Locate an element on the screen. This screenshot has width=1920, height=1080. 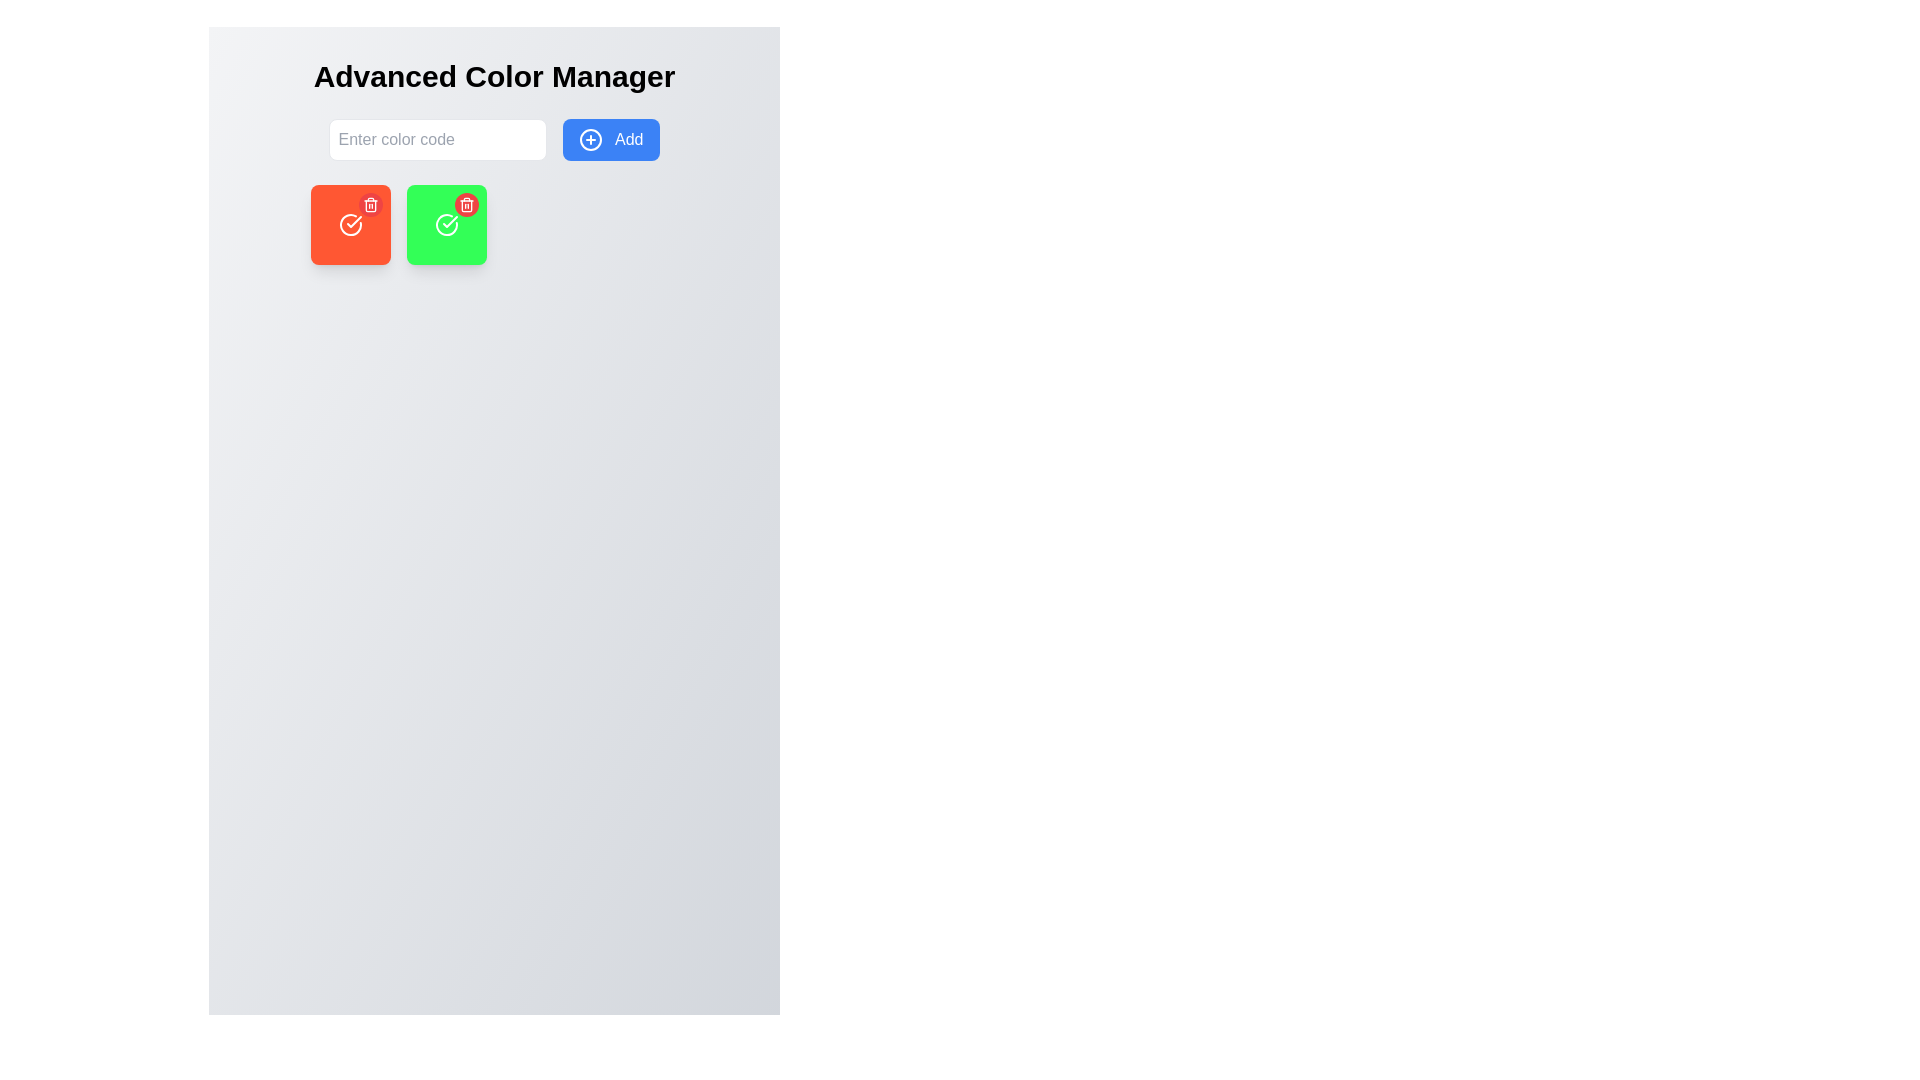
the icon that visually represents adding an item, which is positioned as the leftmost component within the blue 'Add' button is located at coordinates (590, 139).